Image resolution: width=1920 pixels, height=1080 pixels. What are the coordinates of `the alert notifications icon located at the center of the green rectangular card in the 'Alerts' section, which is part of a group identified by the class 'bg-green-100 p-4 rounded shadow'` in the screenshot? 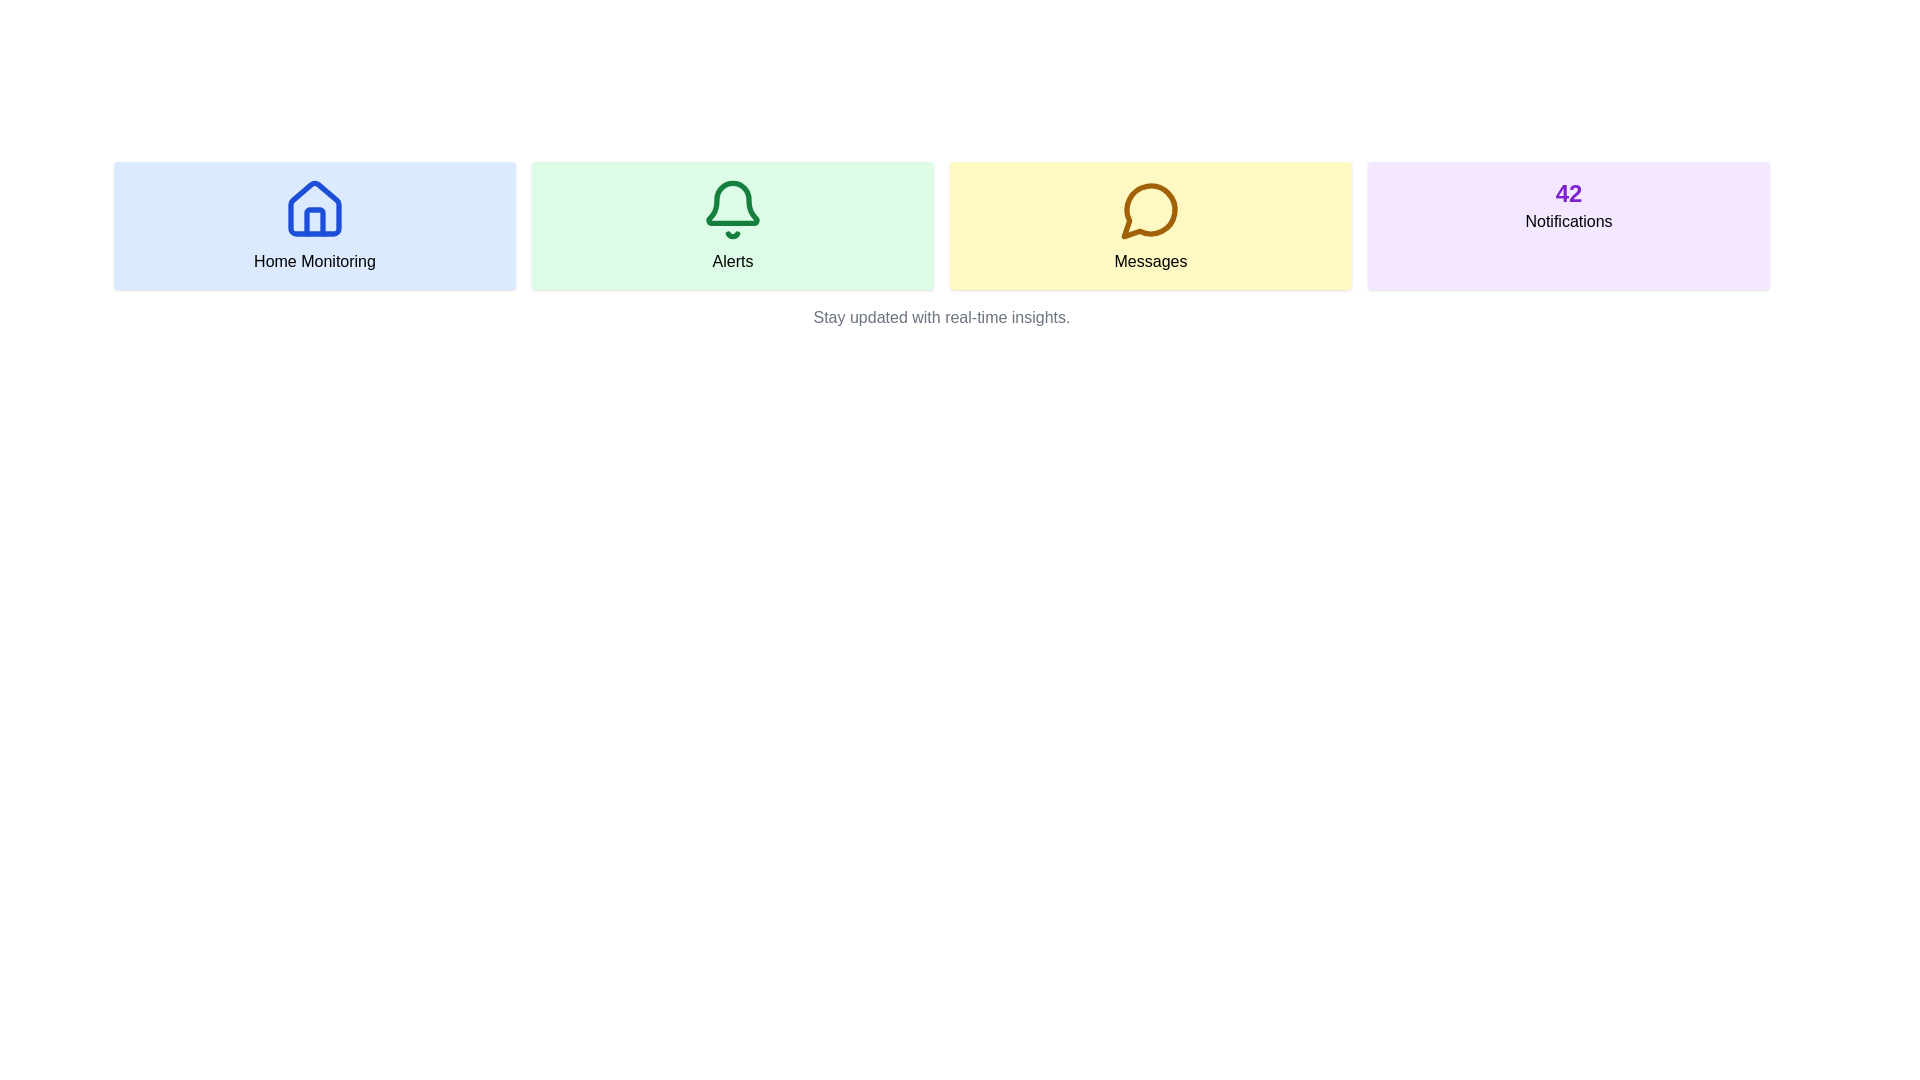 It's located at (732, 209).